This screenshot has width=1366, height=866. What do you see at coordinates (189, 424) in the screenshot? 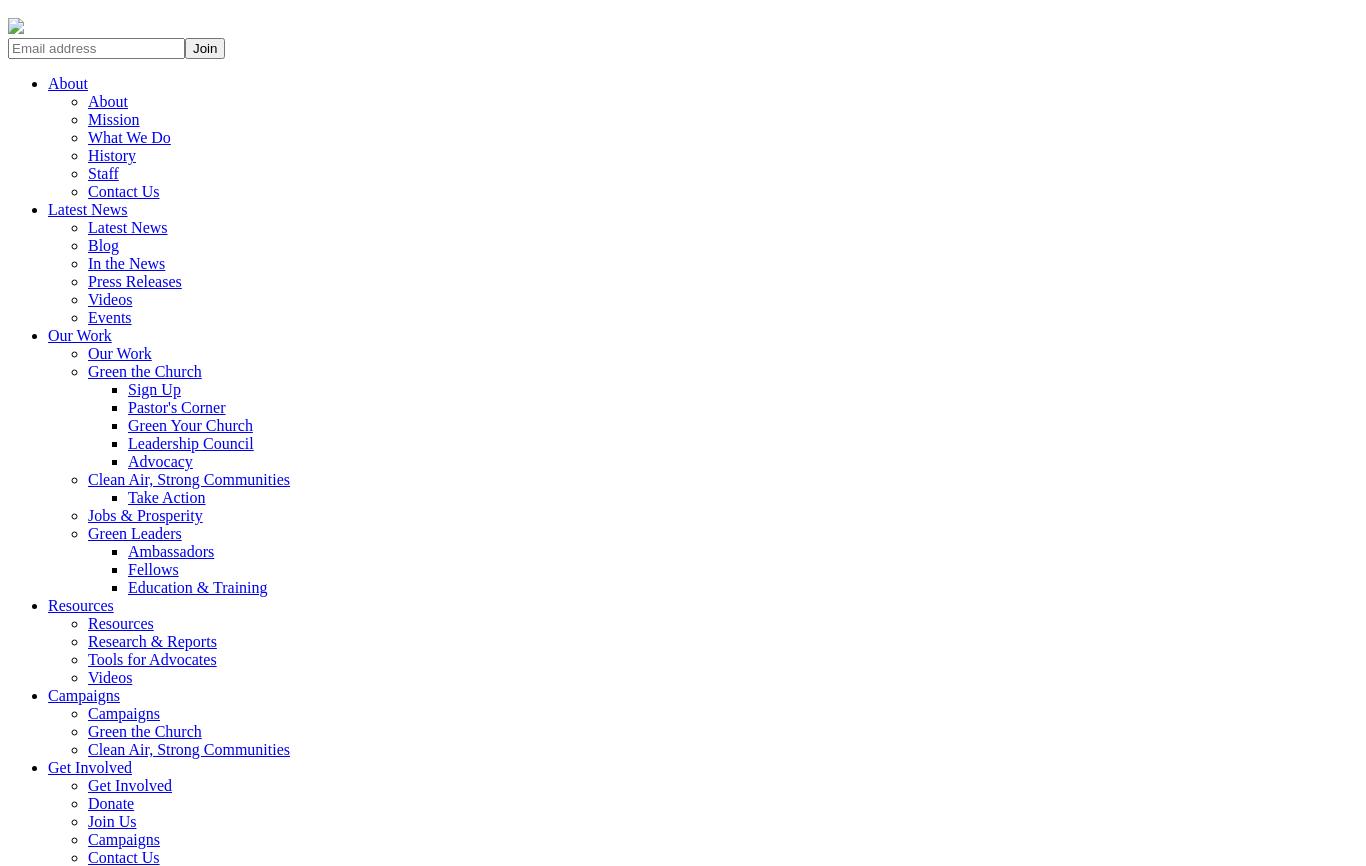
I see `'Green Your Church'` at bounding box center [189, 424].